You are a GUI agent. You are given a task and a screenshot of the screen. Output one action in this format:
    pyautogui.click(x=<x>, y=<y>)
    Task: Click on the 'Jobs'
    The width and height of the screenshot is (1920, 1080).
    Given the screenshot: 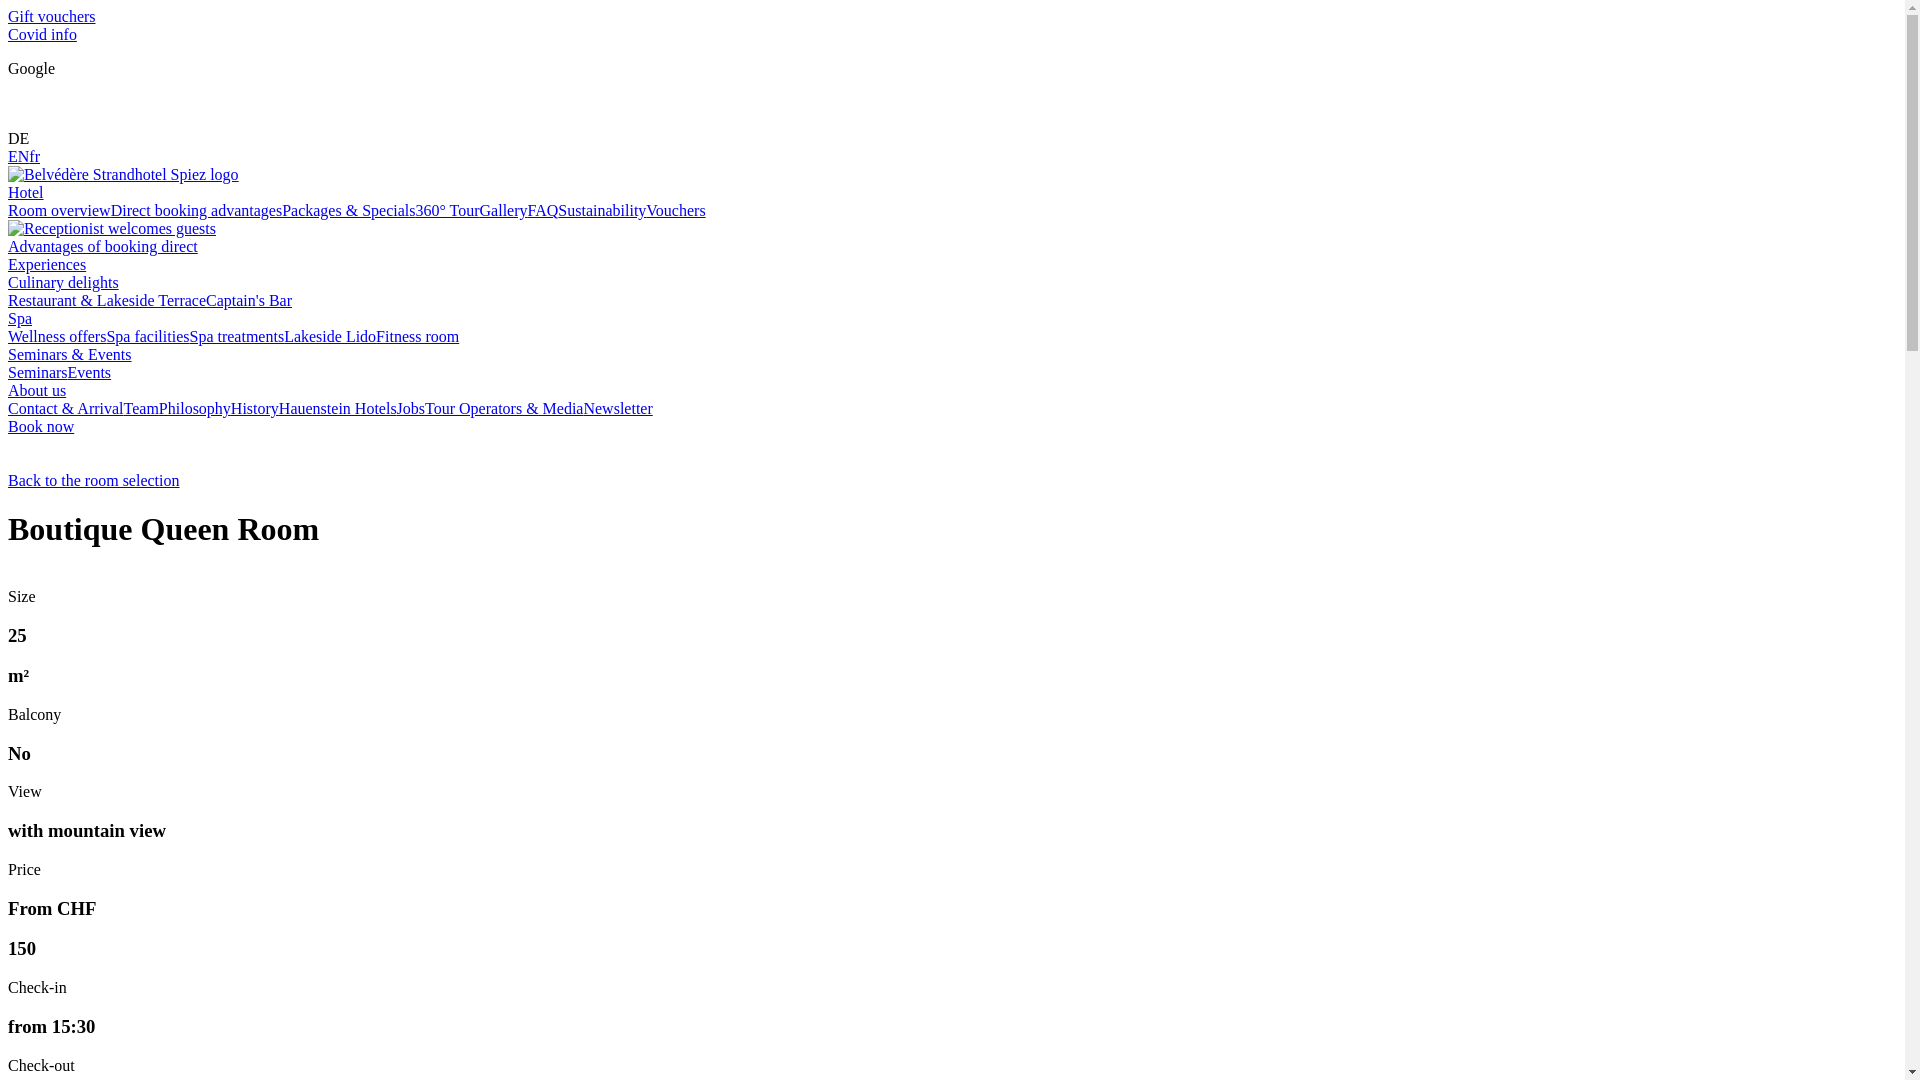 What is the action you would take?
    pyautogui.click(x=410, y=407)
    